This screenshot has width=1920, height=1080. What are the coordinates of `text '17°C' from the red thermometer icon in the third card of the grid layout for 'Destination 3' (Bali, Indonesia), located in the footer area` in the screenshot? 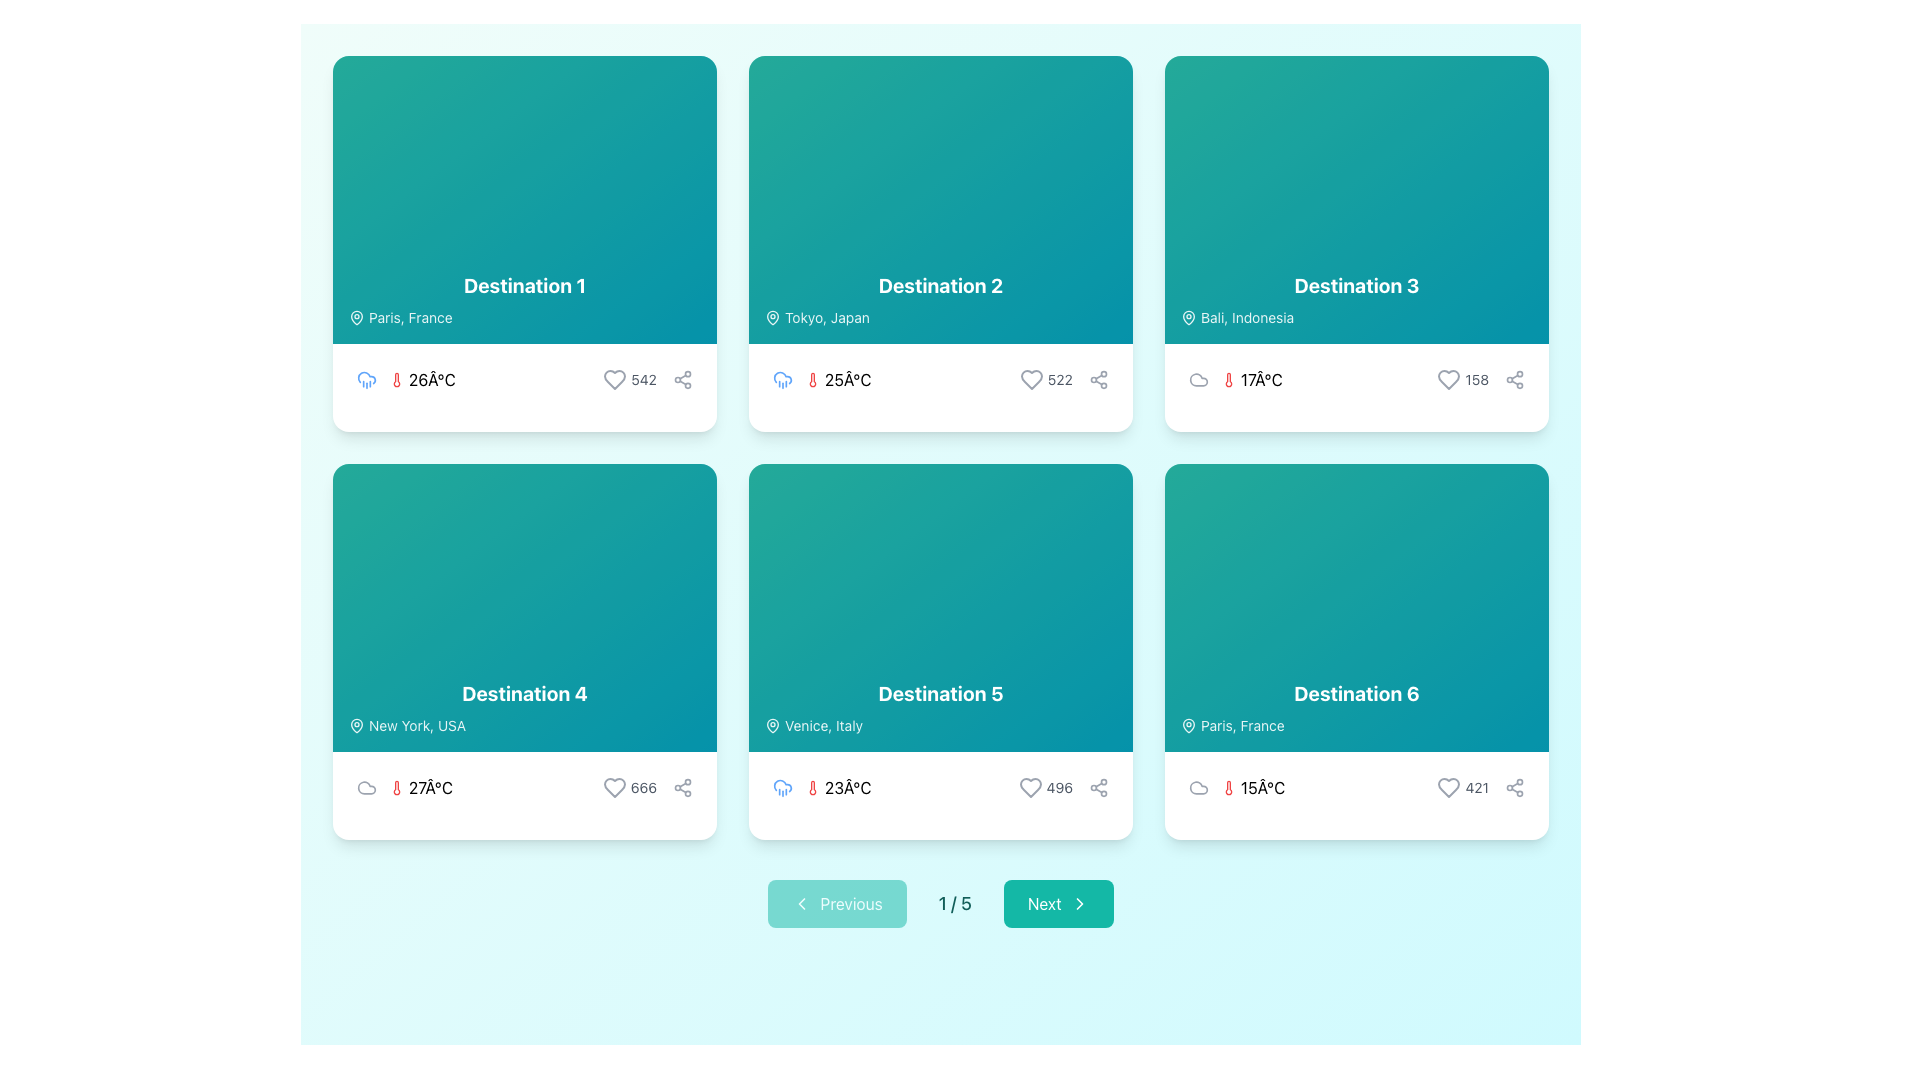 It's located at (1250, 380).